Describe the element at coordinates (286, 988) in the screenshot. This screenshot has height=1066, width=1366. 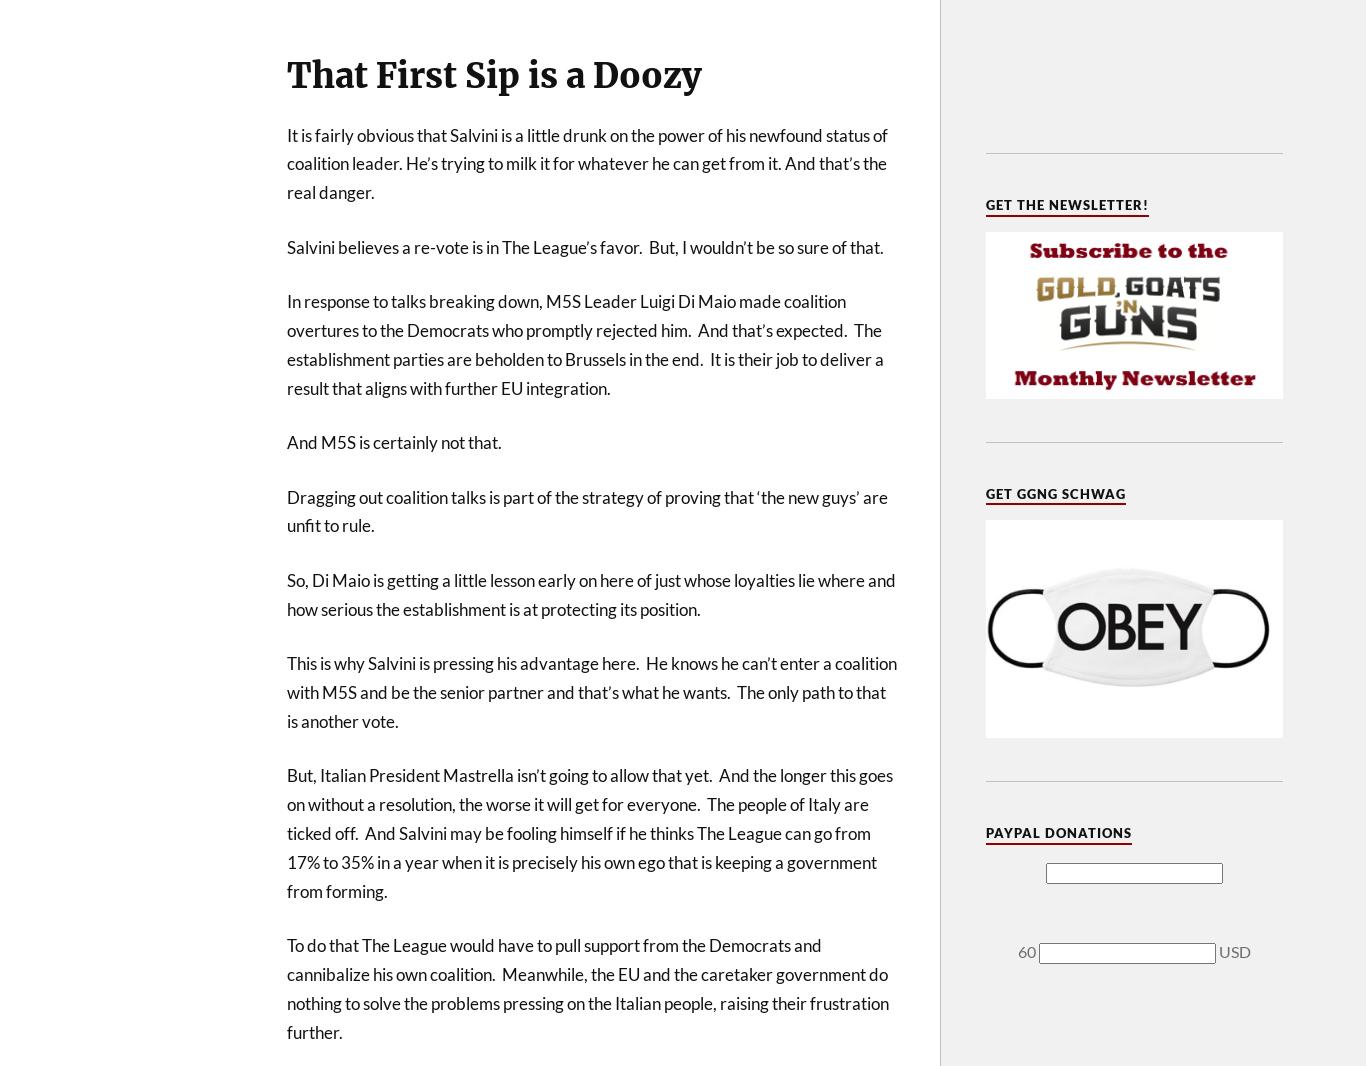
I see `'To do that The League would have to pull support from the Democrats and cannibalize his own coalition.  Meanwhile, the EU and the caretaker government do nothing to solve the problems pressing on the Italian people, raising their frustration further.'` at that location.